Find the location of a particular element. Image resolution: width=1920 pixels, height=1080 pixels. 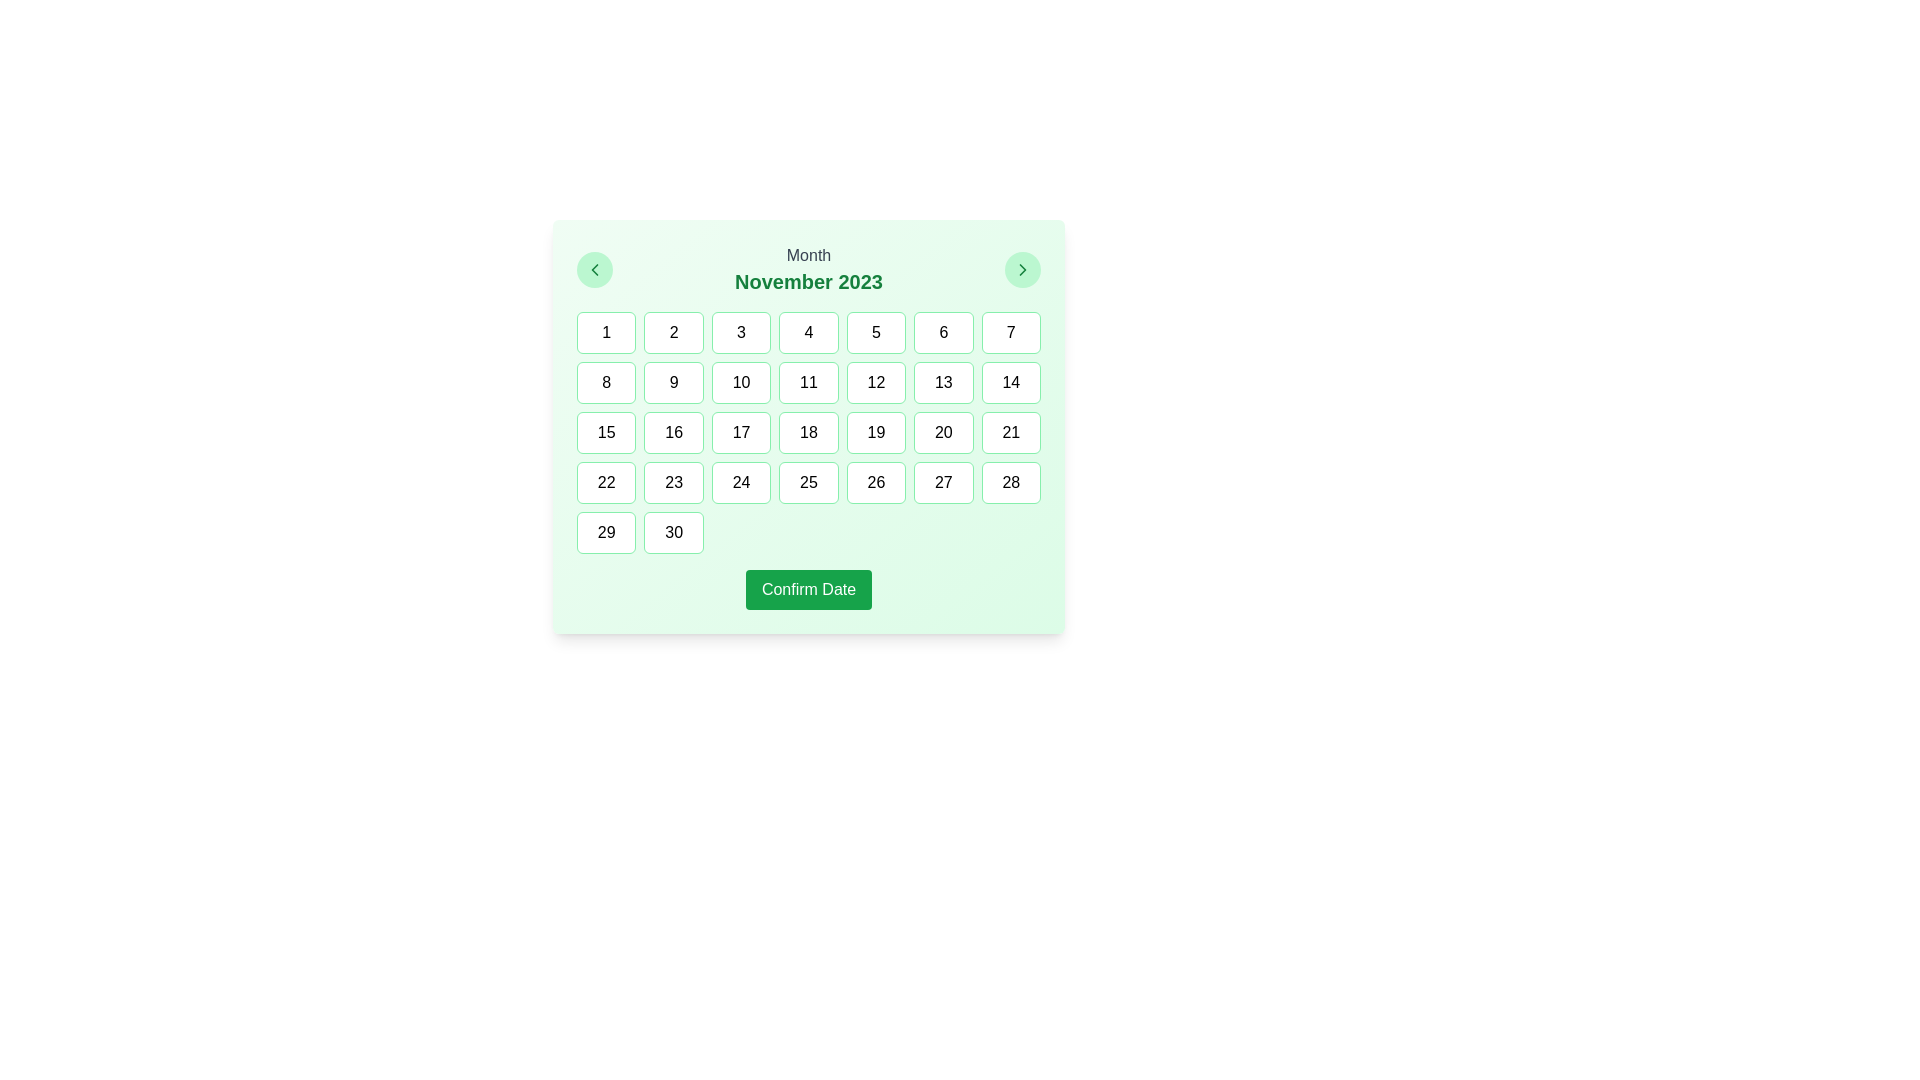

the compact rectangular button labeled '1' with a light border is located at coordinates (605, 331).